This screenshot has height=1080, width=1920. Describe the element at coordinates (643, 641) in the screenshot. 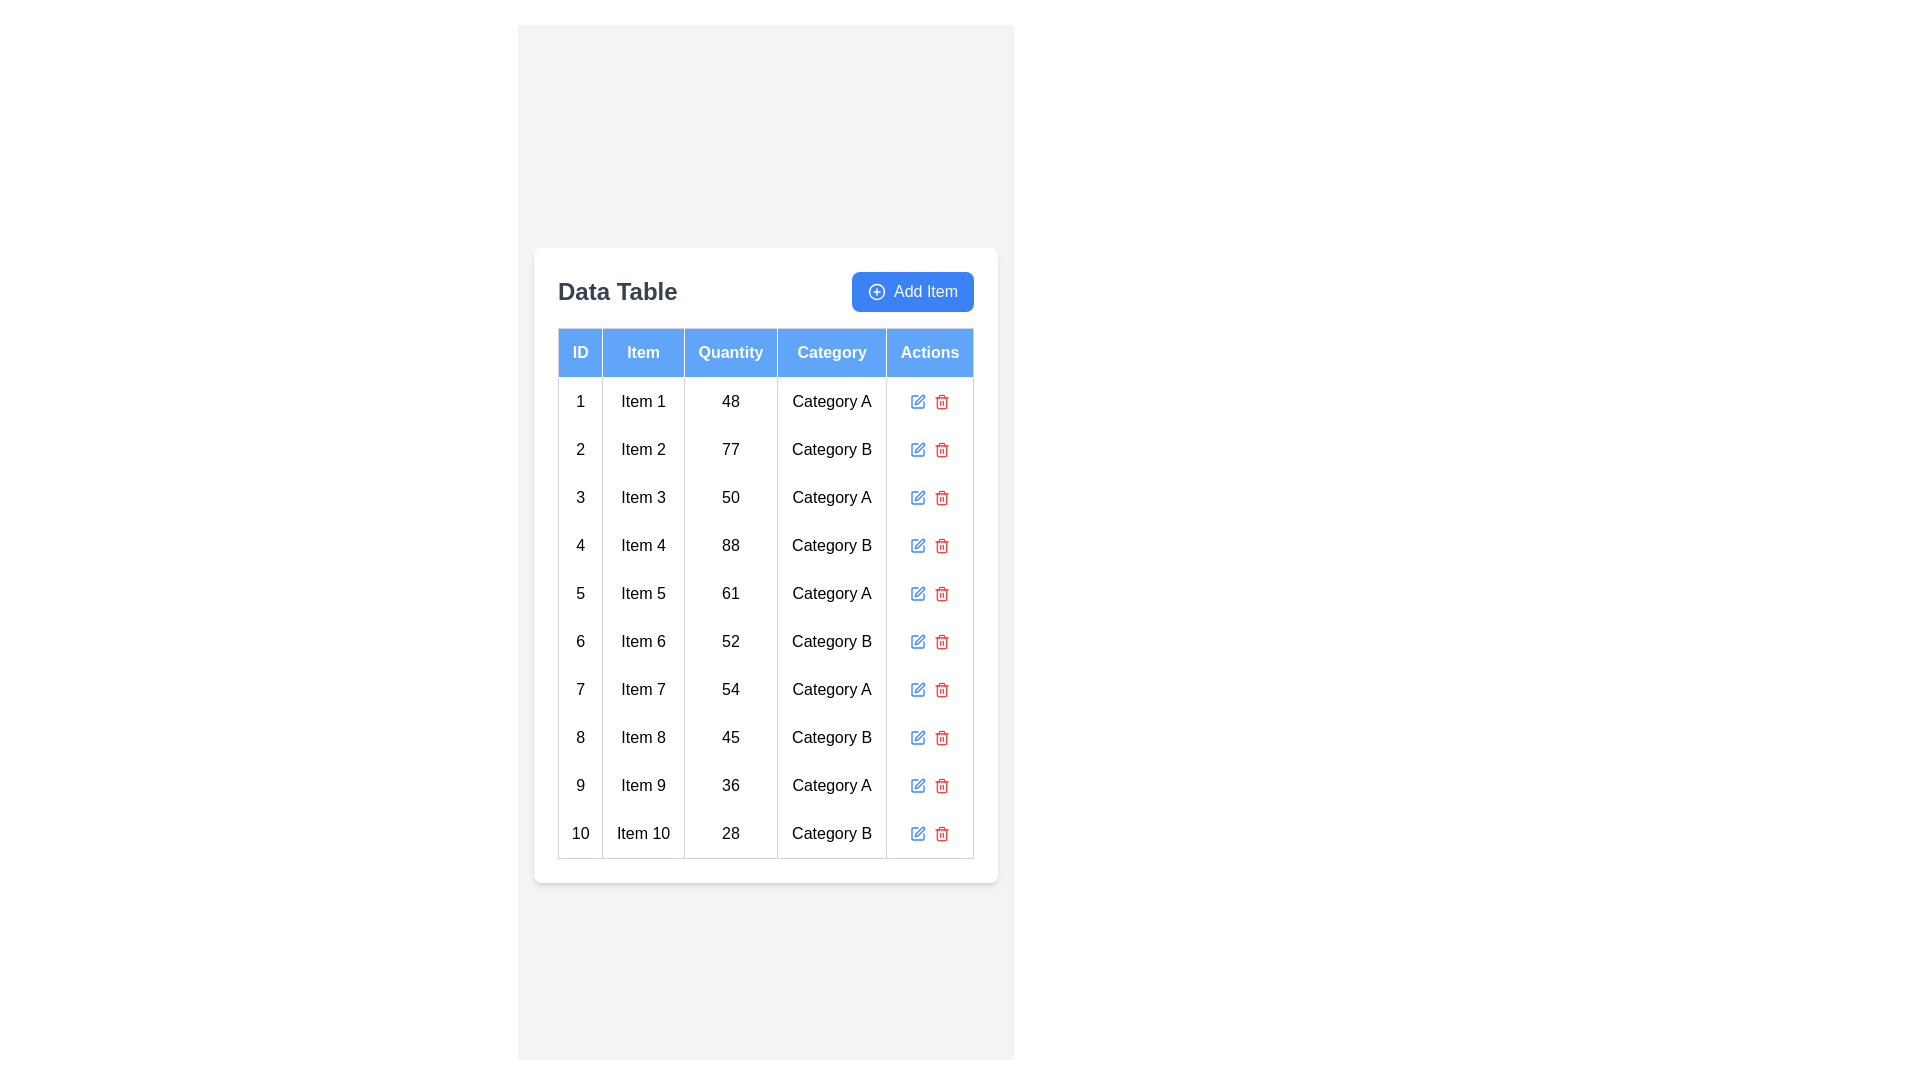

I see `the text label displaying 'Item 6', which is the second cell in the sixth row of the table, styled with padding and a gray border on its right` at that location.